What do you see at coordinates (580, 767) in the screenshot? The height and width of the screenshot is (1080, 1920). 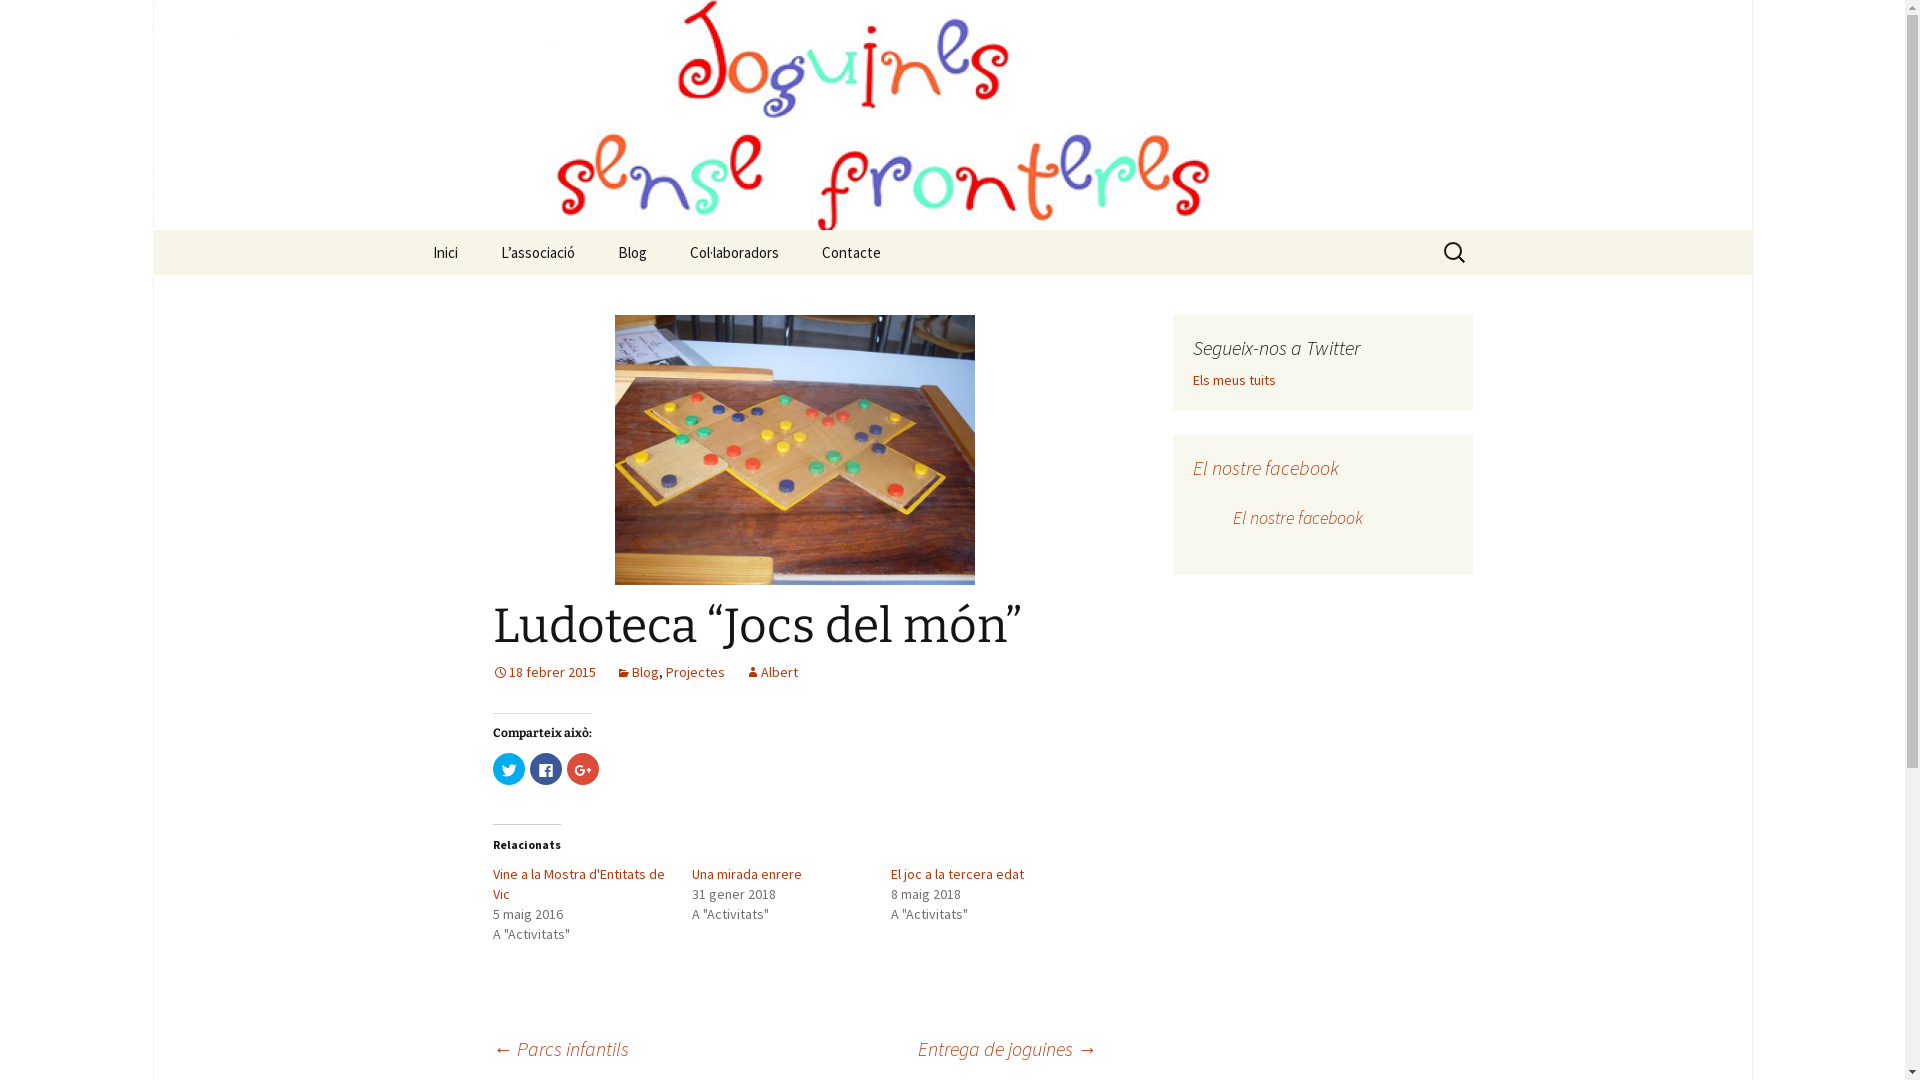 I see `'Feu clic per compartir a Google+ (Opens in new window)'` at bounding box center [580, 767].